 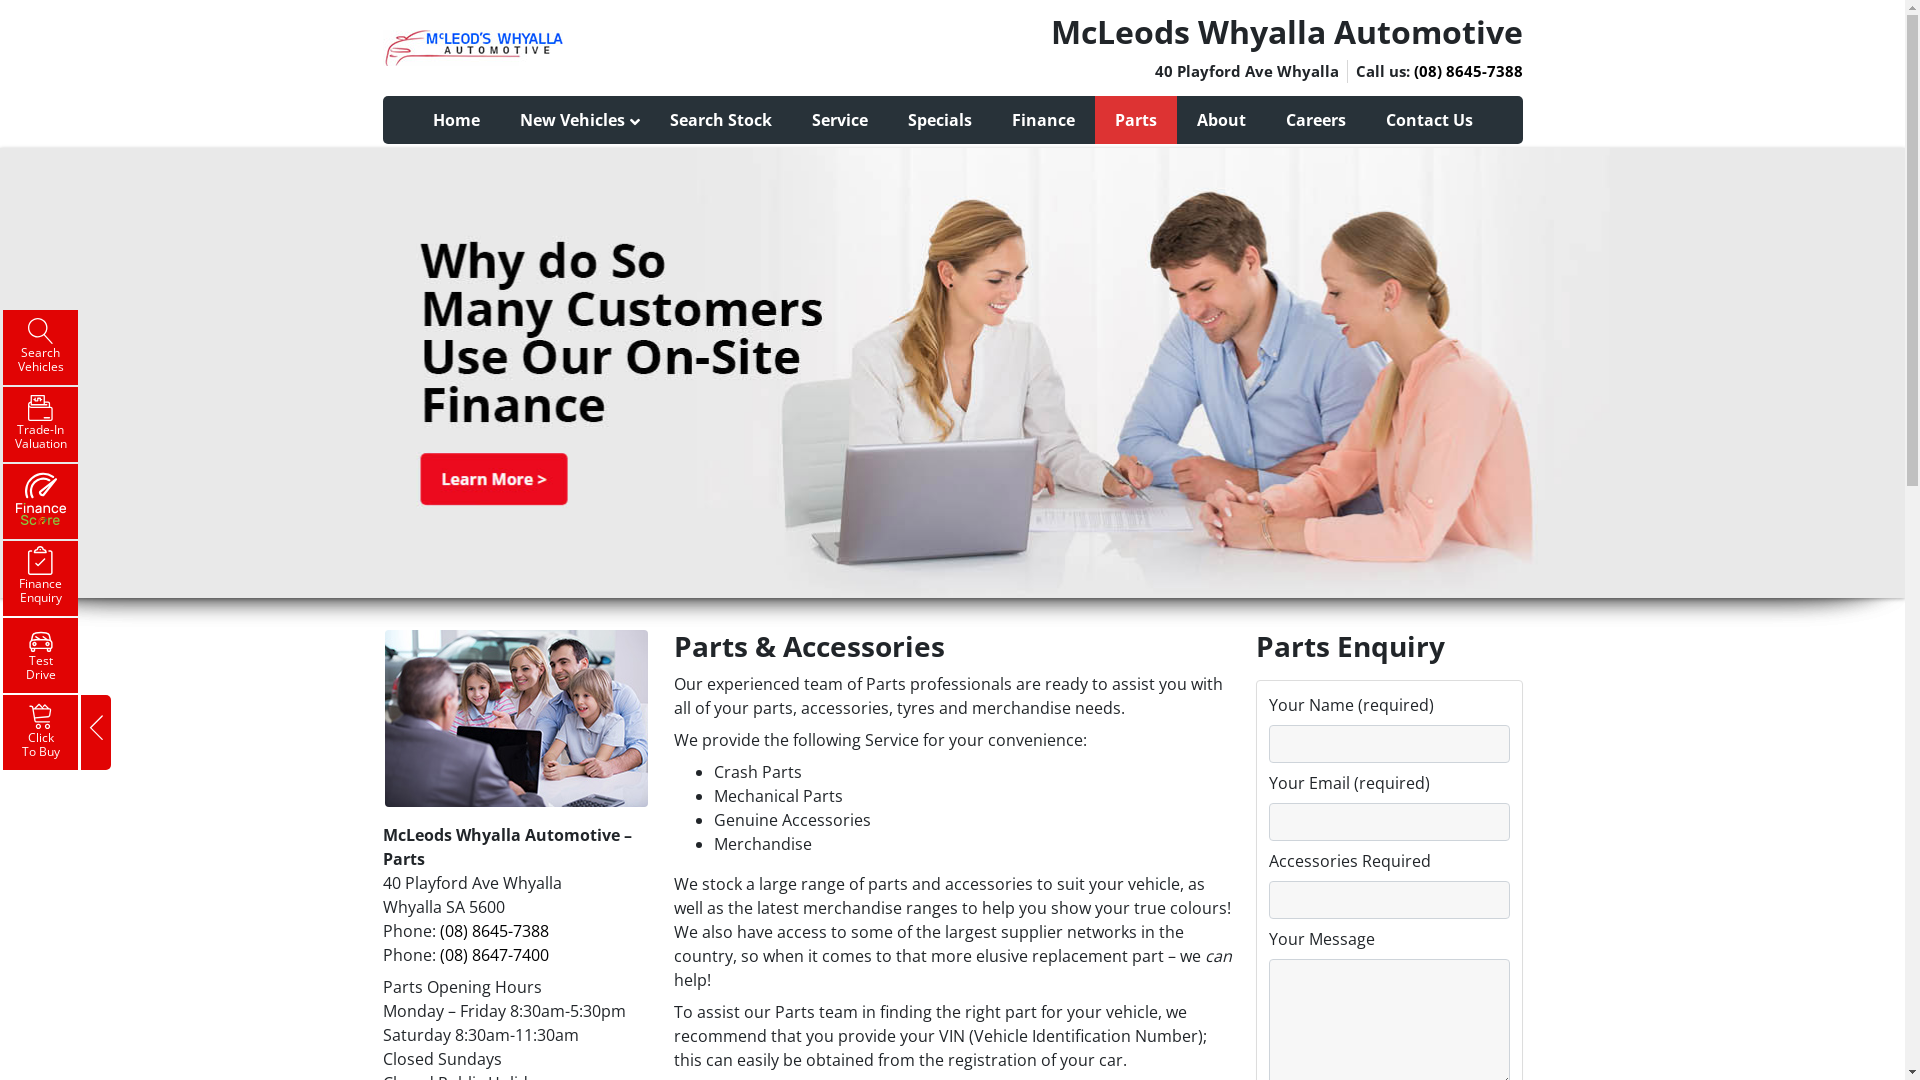 What do you see at coordinates (574, 119) in the screenshot?
I see `'New Vehicles'` at bounding box center [574, 119].